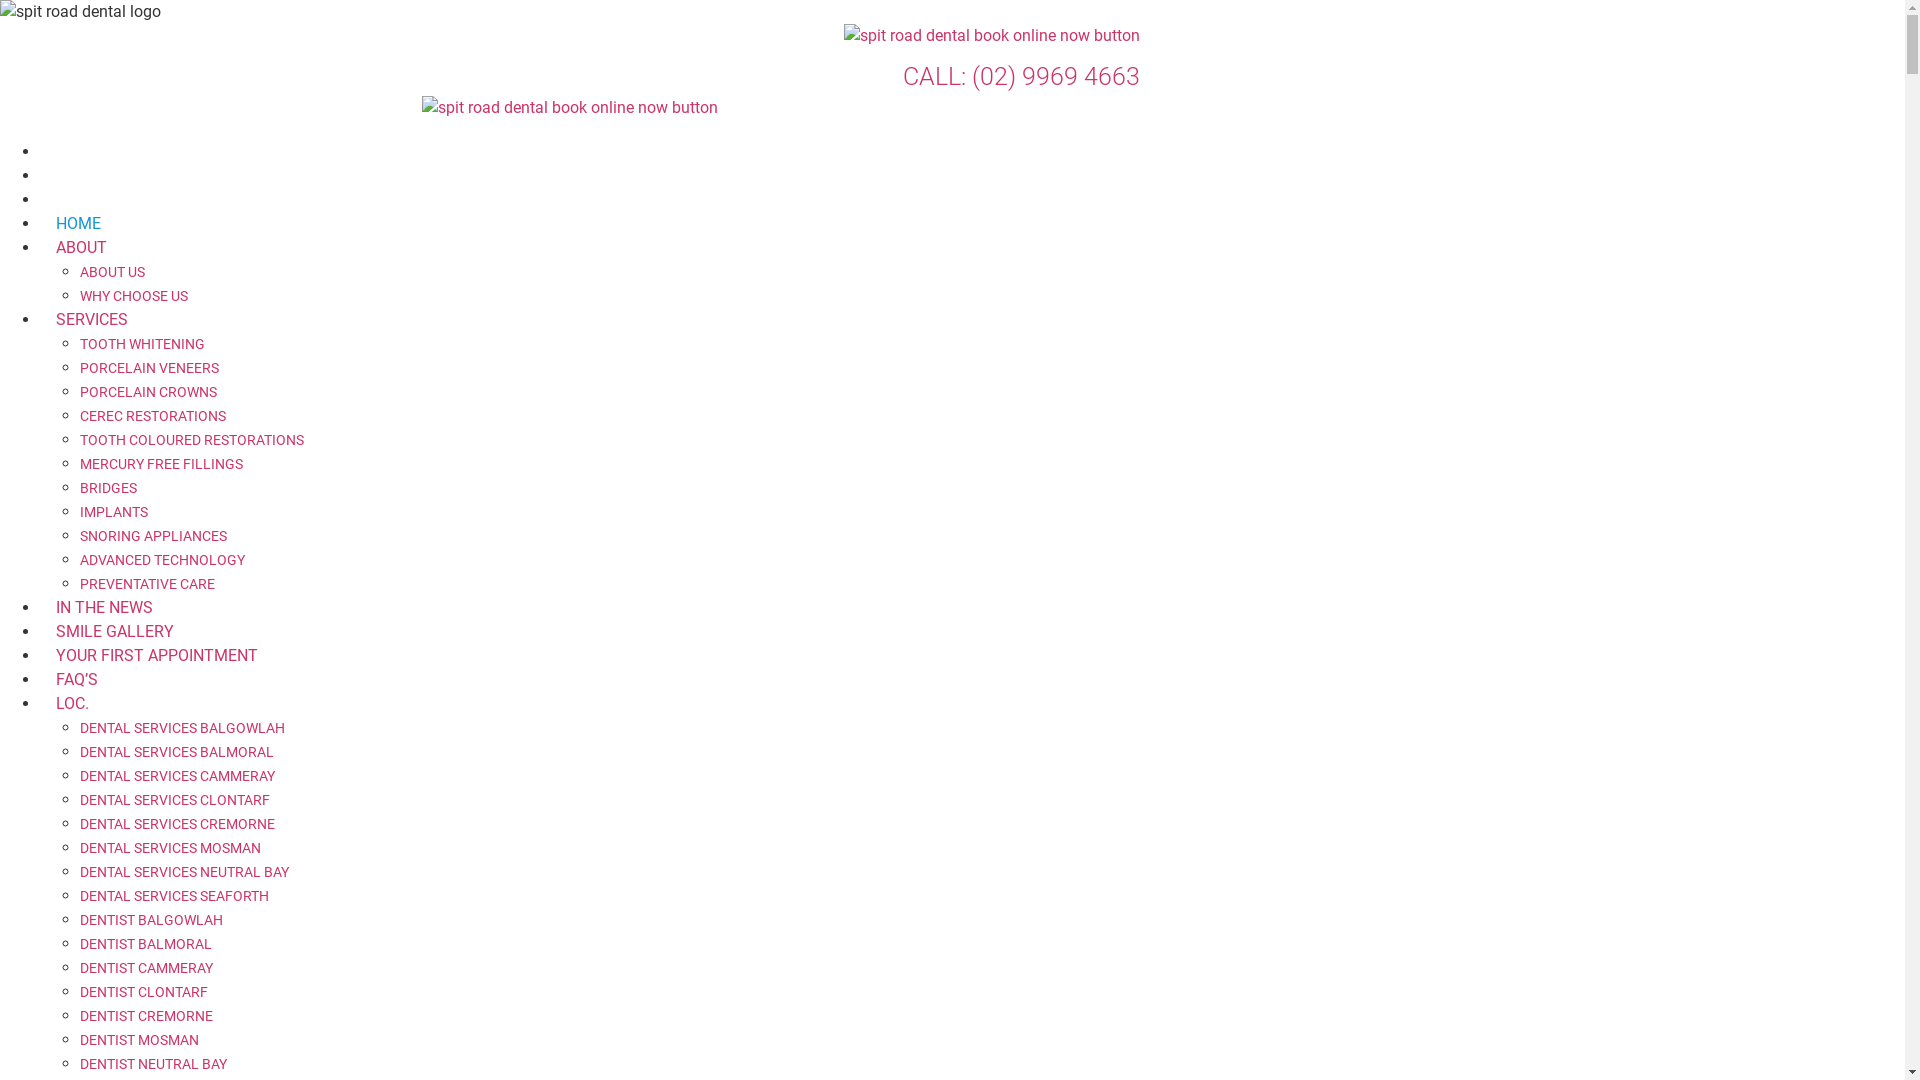 The height and width of the screenshot is (1080, 1920). Describe the element at coordinates (145, 967) in the screenshot. I see `'DENTIST CAMMERAY'` at that location.